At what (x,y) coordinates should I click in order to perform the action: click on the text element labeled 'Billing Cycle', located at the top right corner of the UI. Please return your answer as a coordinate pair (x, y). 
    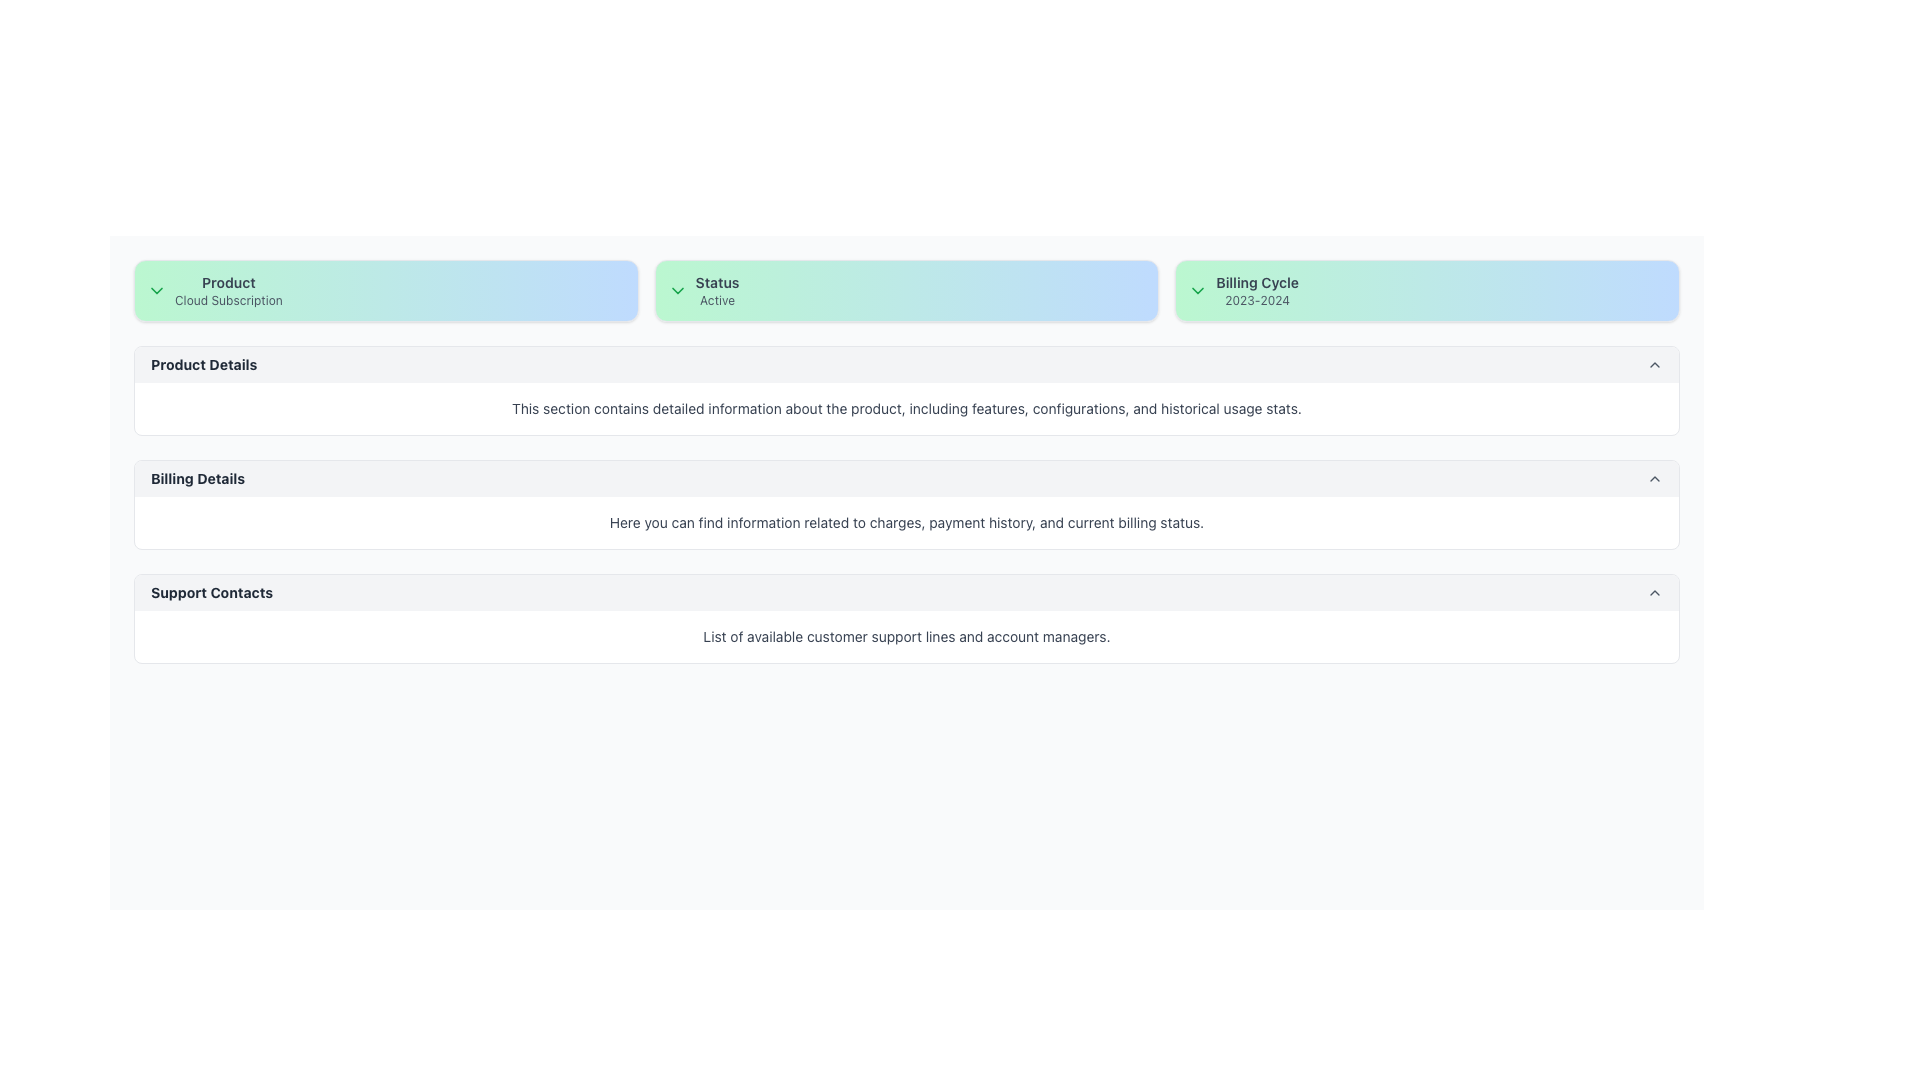
    Looking at the image, I should click on (1256, 282).